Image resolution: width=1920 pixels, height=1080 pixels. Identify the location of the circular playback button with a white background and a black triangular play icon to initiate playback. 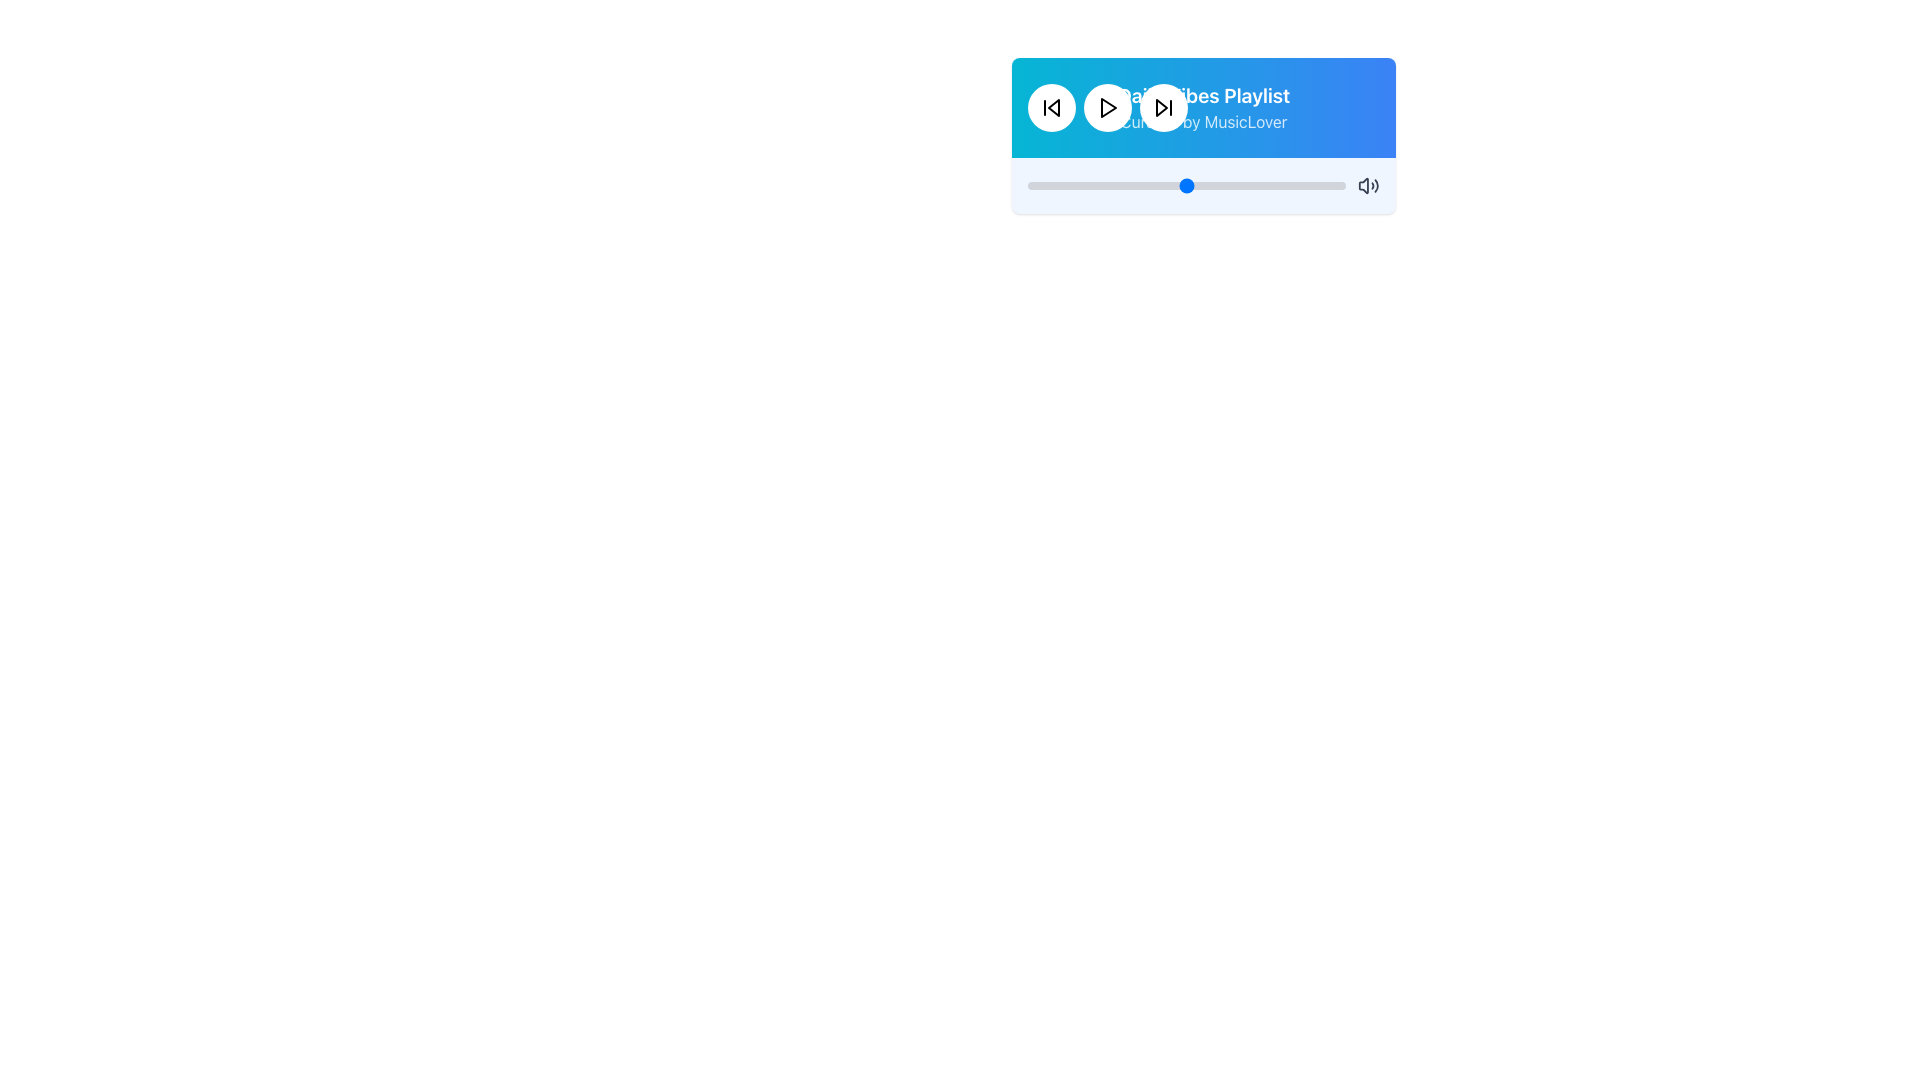
(1107, 108).